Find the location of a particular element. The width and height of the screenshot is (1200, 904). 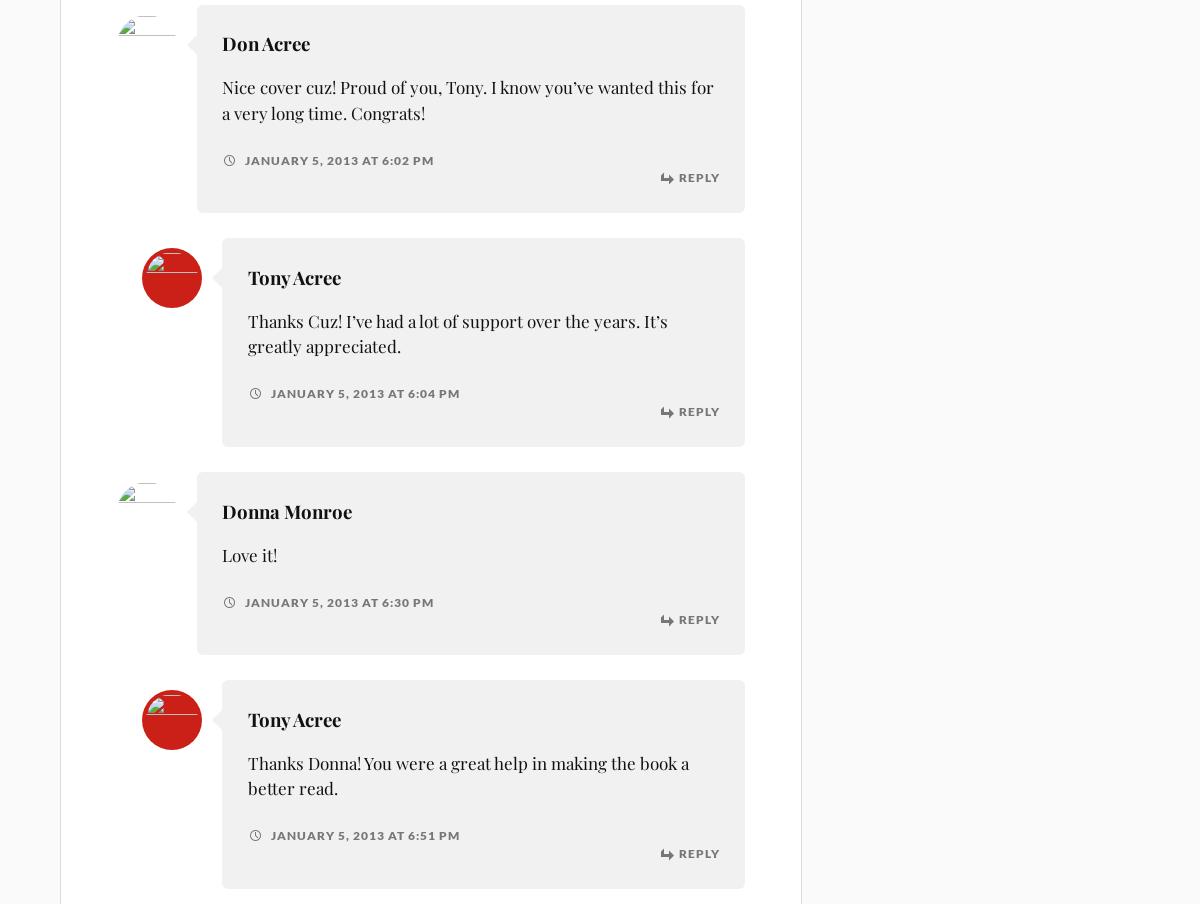

'Thanks Cuz!  I’ve had a lot of support over the years.   It’s greatly appreciated.' is located at coordinates (455, 333).